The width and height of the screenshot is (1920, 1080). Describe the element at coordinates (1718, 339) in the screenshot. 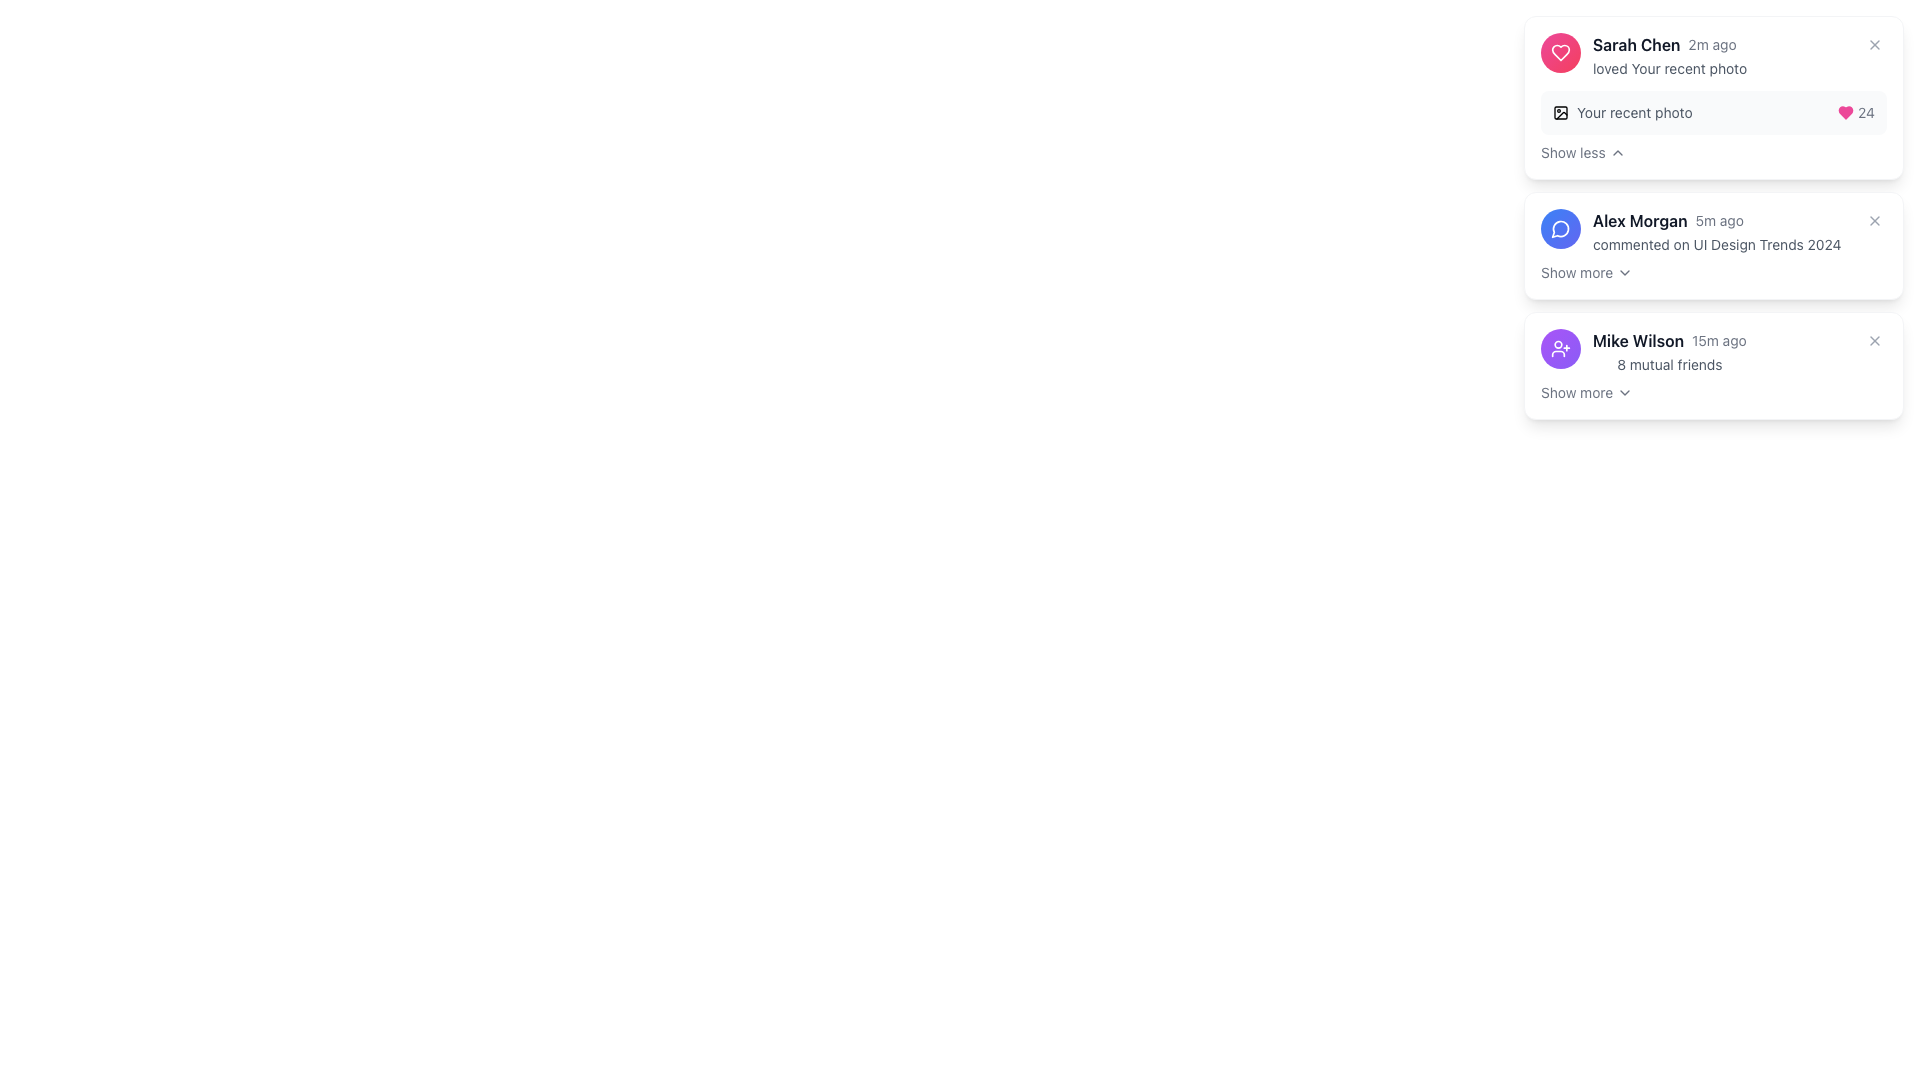

I see `the text label that indicates the elapsed time since the notification for 'Mike Wilson', which is positioned to the right of 'Mike Wilson' in the notification entry` at that location.